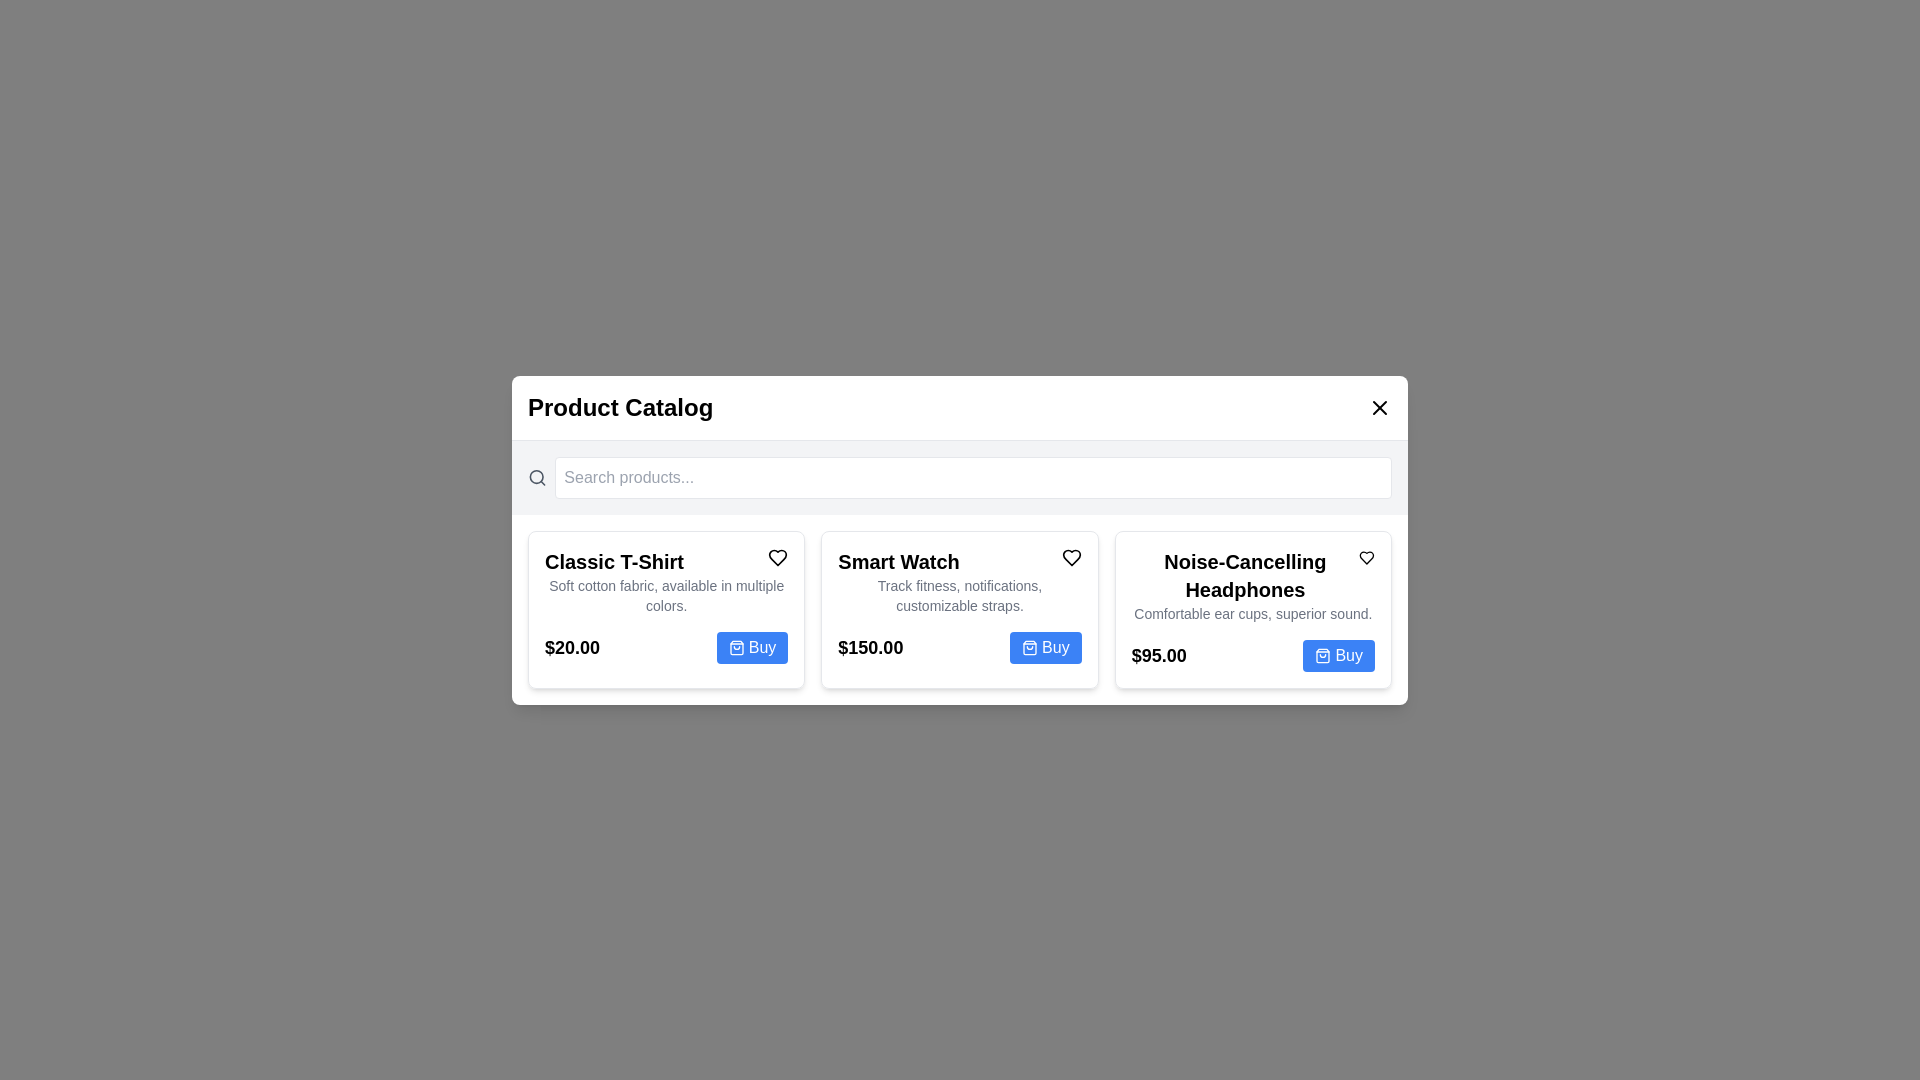  What do you see at coordinates (1044, 647) in the screenshot?
I see `the 'Buy' button for the product 'Smart Watch' to add it to the shopping cart` at bounding box center [1044, 647].